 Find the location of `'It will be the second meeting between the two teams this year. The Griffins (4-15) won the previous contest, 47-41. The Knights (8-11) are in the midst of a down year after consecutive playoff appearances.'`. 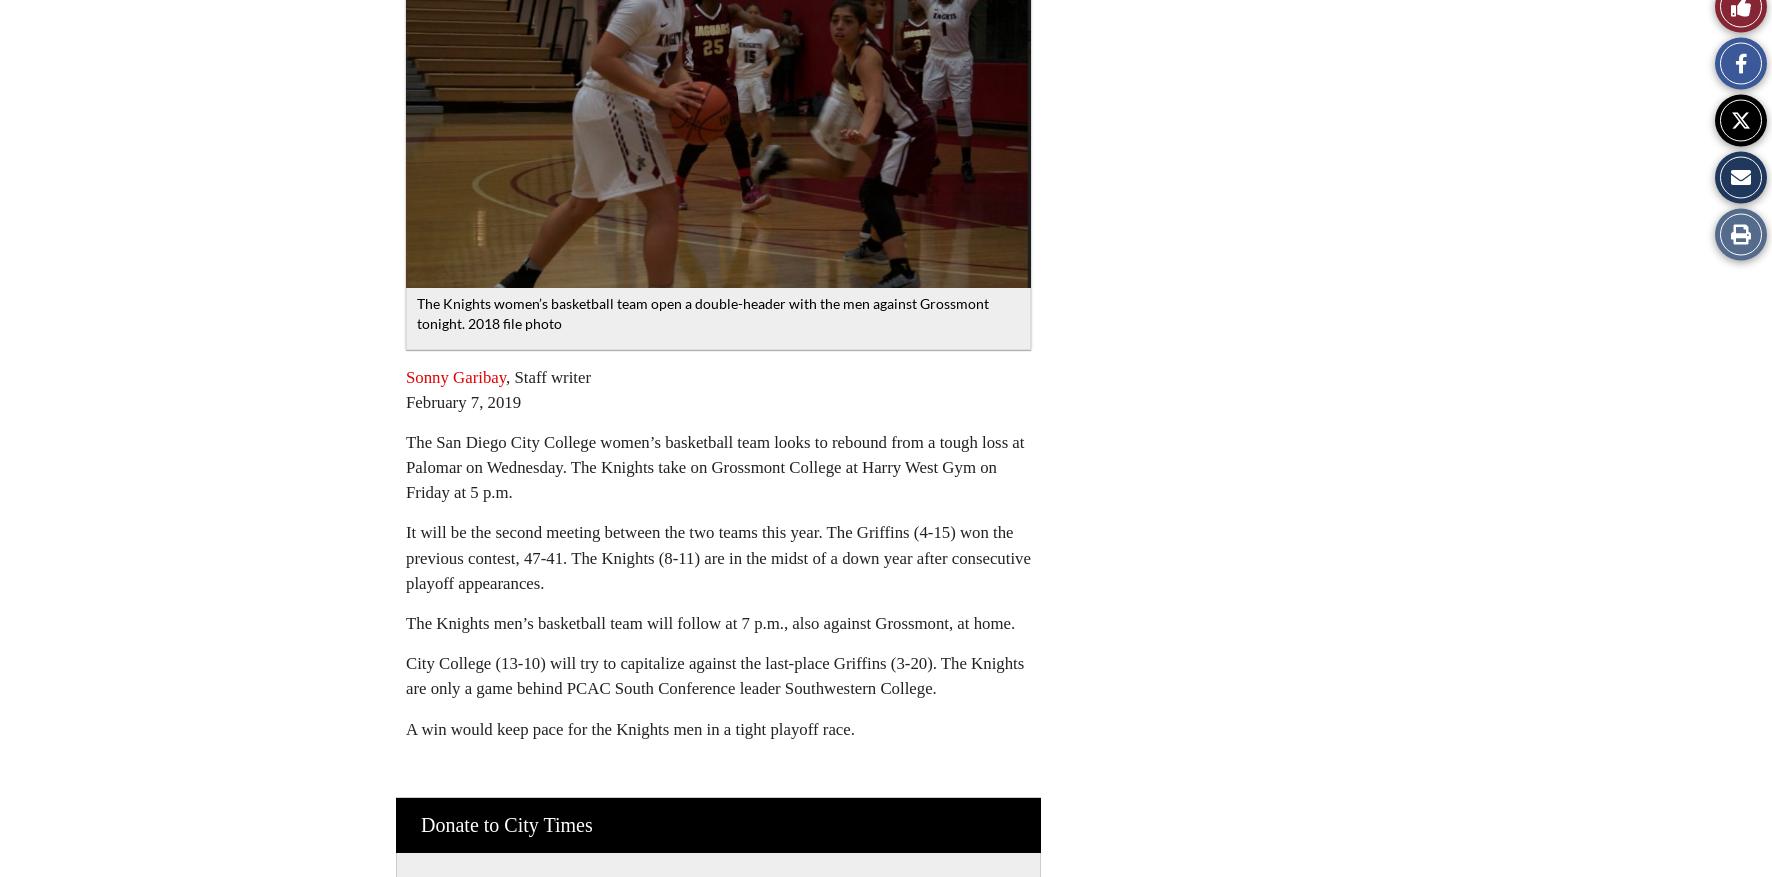

'It will be the second meeting between the two teams this year. The Griffins (4-15) won the previous contest, 47-41. The Knights (8-11) are in the midst of a down year after consecutive playoff appearances.' is located at coordinates (717, 557).